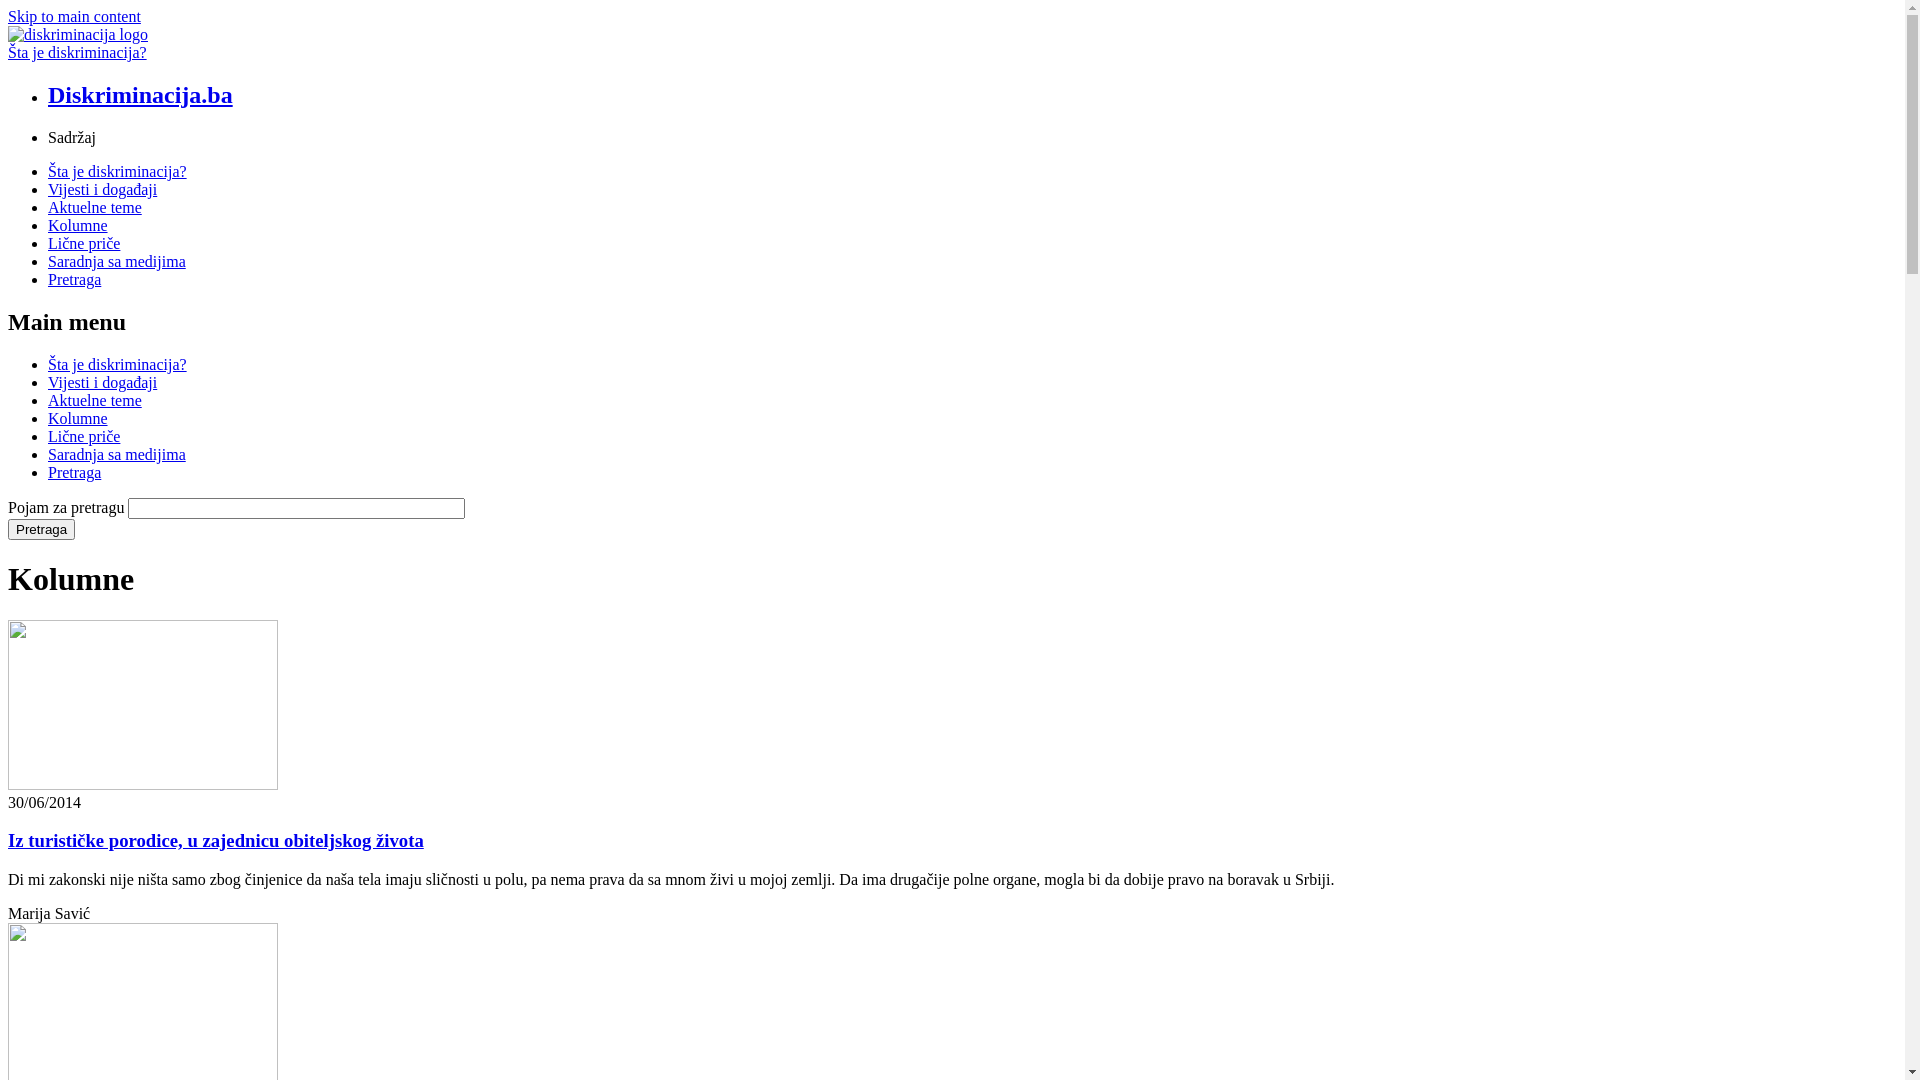 This screenshot has height=1080, width=1920. I want to click on 'Saradnja sa medijima', so click(115, 454).